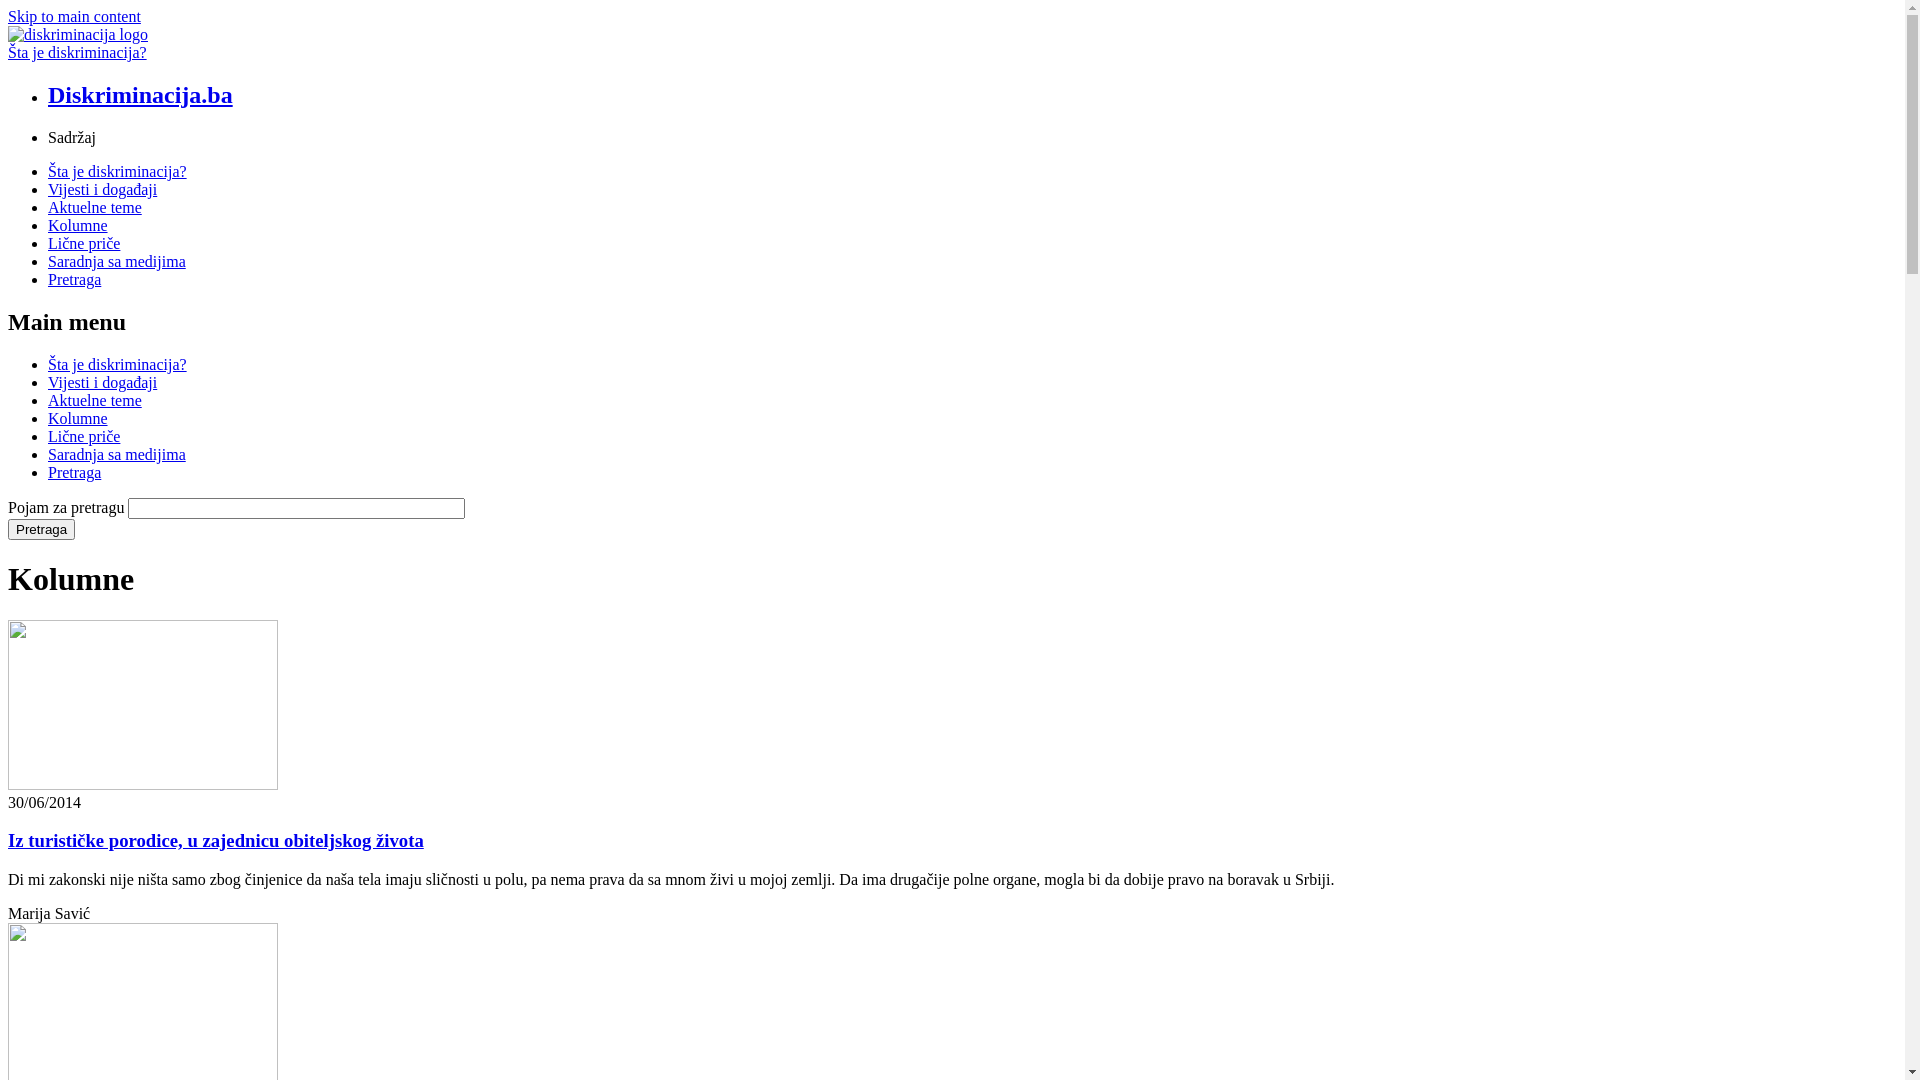 This screenshot has height=1080, width=1920. I want to click on 'Saradnja sa medijima', so click(115, 454).